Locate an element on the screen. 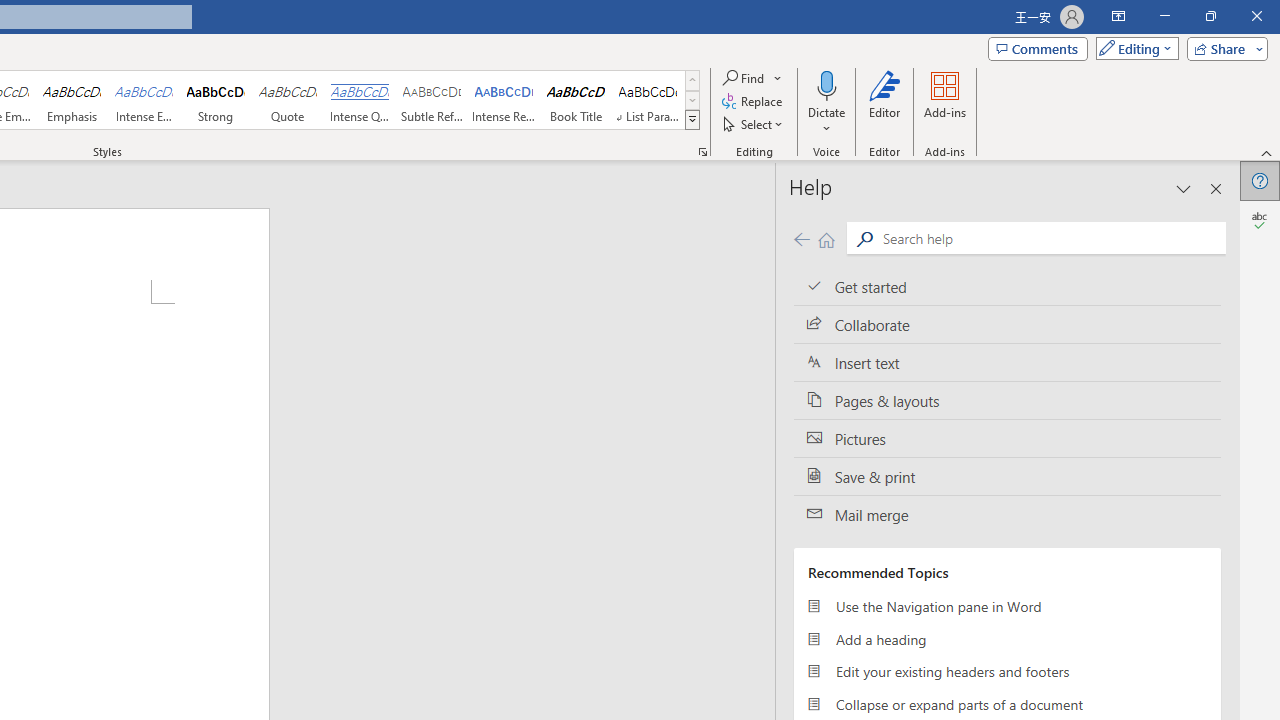  'Find' is located at coordinates (752, 77).